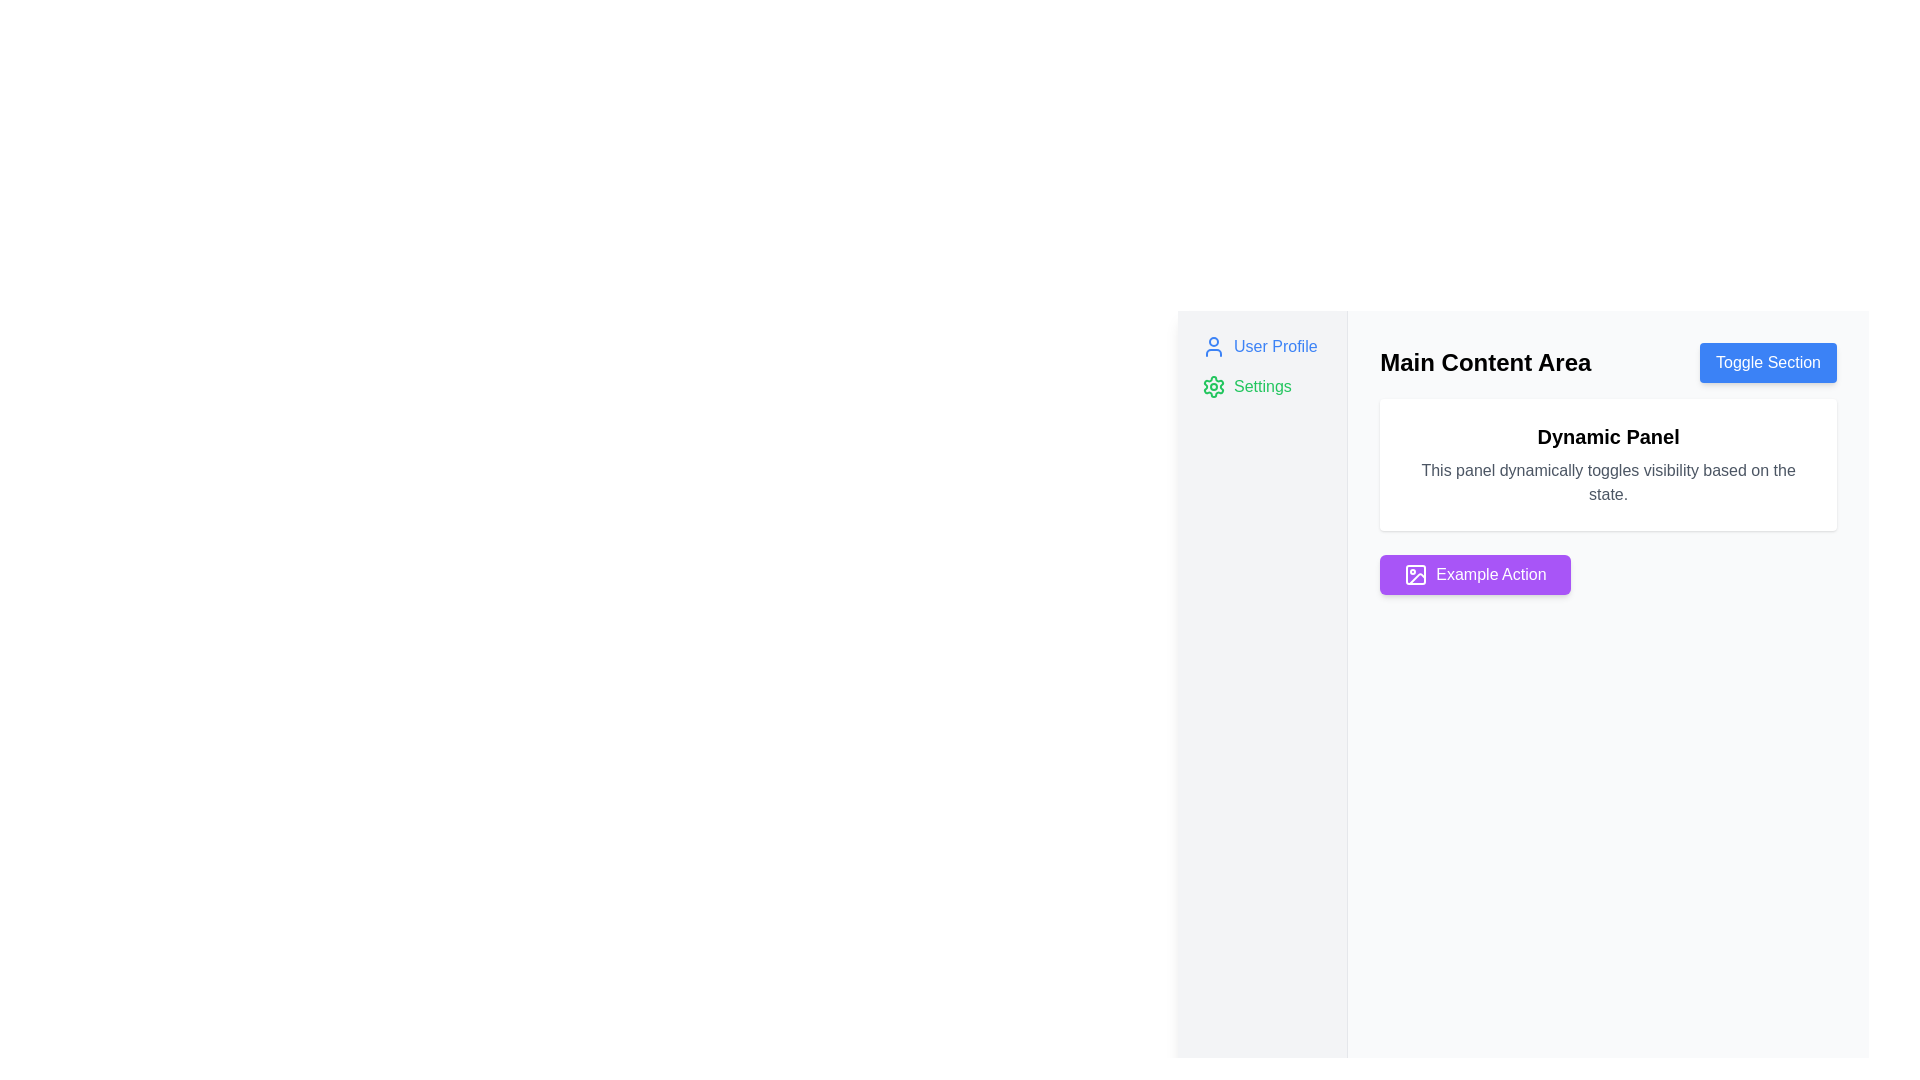  Describe the element at coordinates (1261, 346) in the screenshot. I see `the 'User Profile' navigation link in the left sidebar` at that location.